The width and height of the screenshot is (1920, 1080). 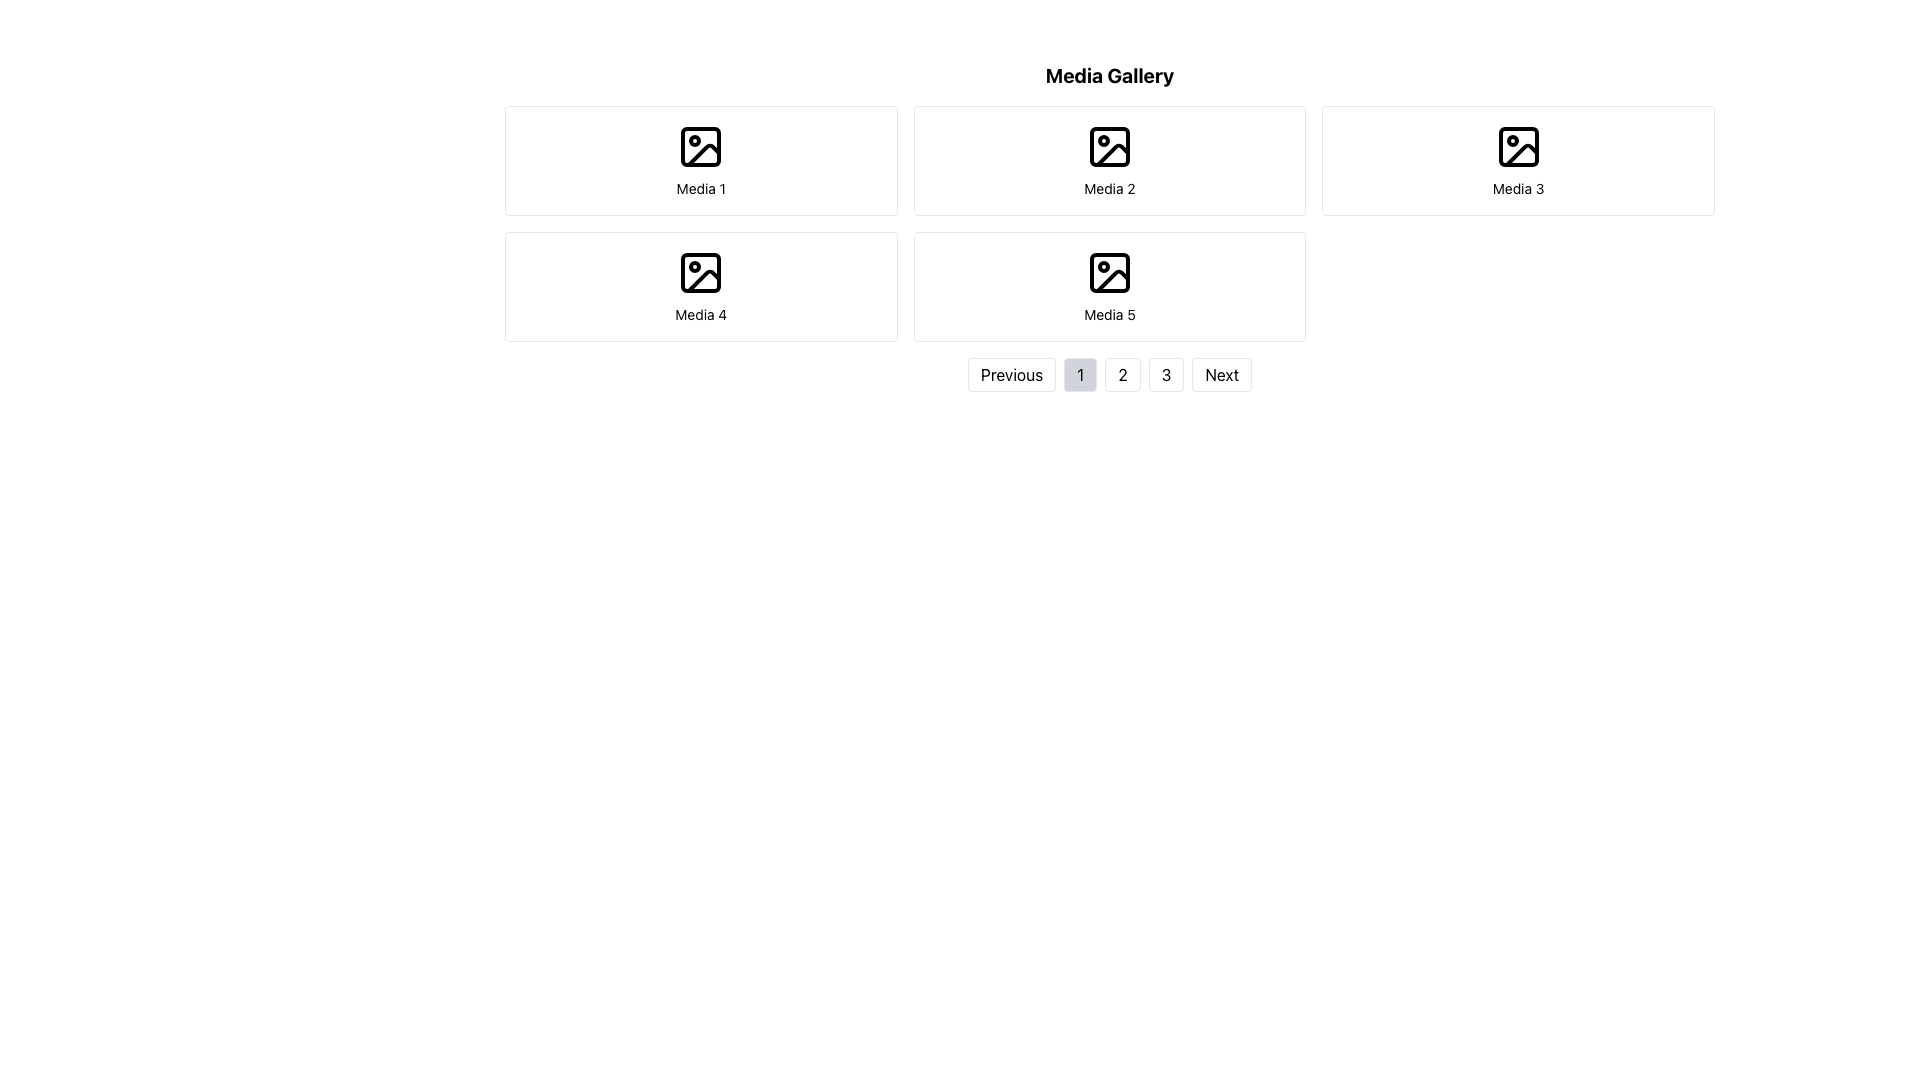 I want to click on the text label 'Media 1' located under the image icon in the first cell of the media gallery grid layout, so click(x=701, y=189).